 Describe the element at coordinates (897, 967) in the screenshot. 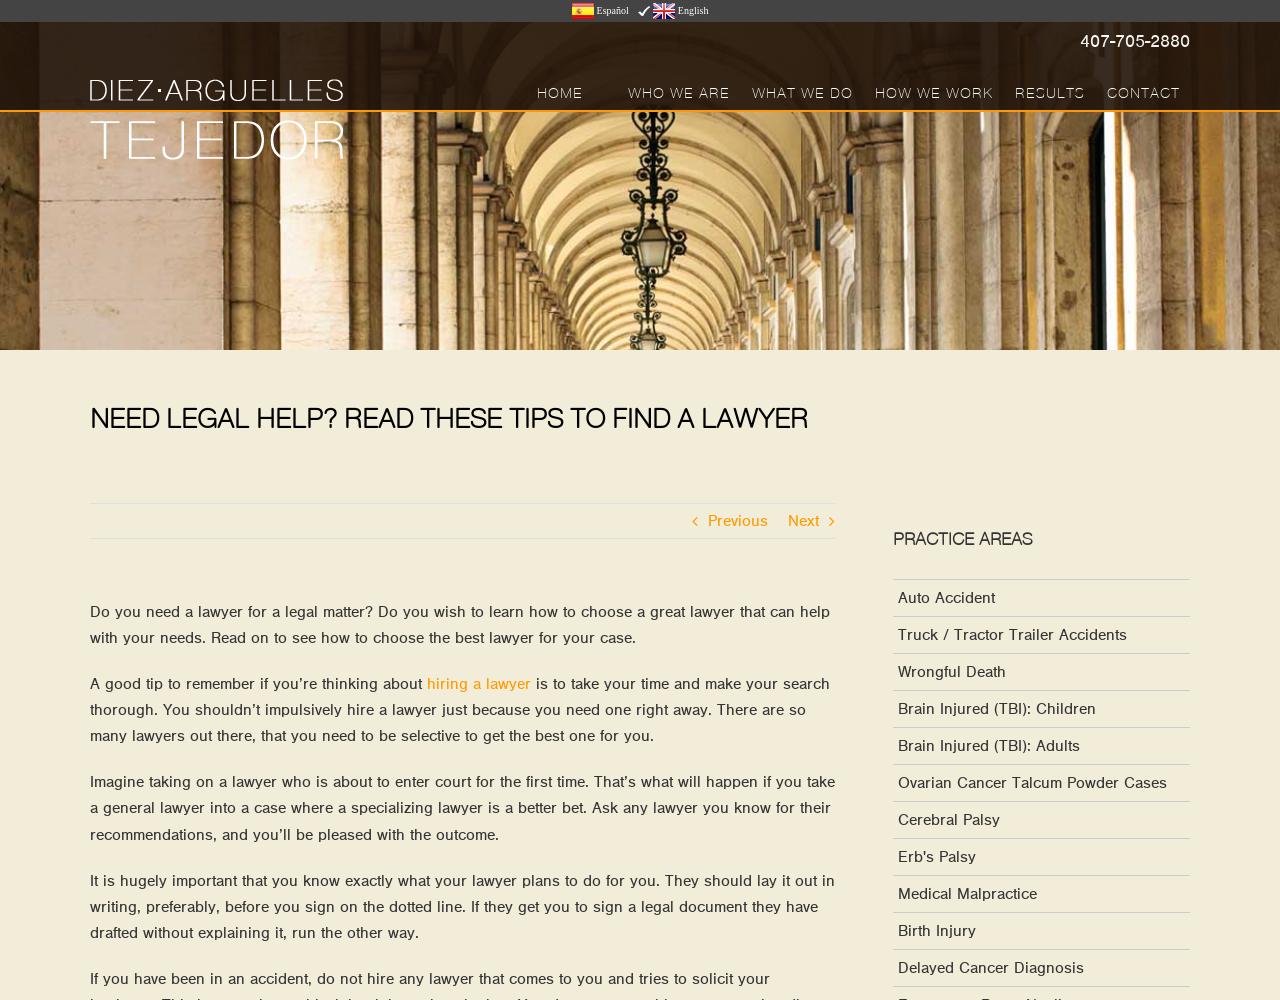

I see `'Delayed Cancer Diagnosis'` at that location.